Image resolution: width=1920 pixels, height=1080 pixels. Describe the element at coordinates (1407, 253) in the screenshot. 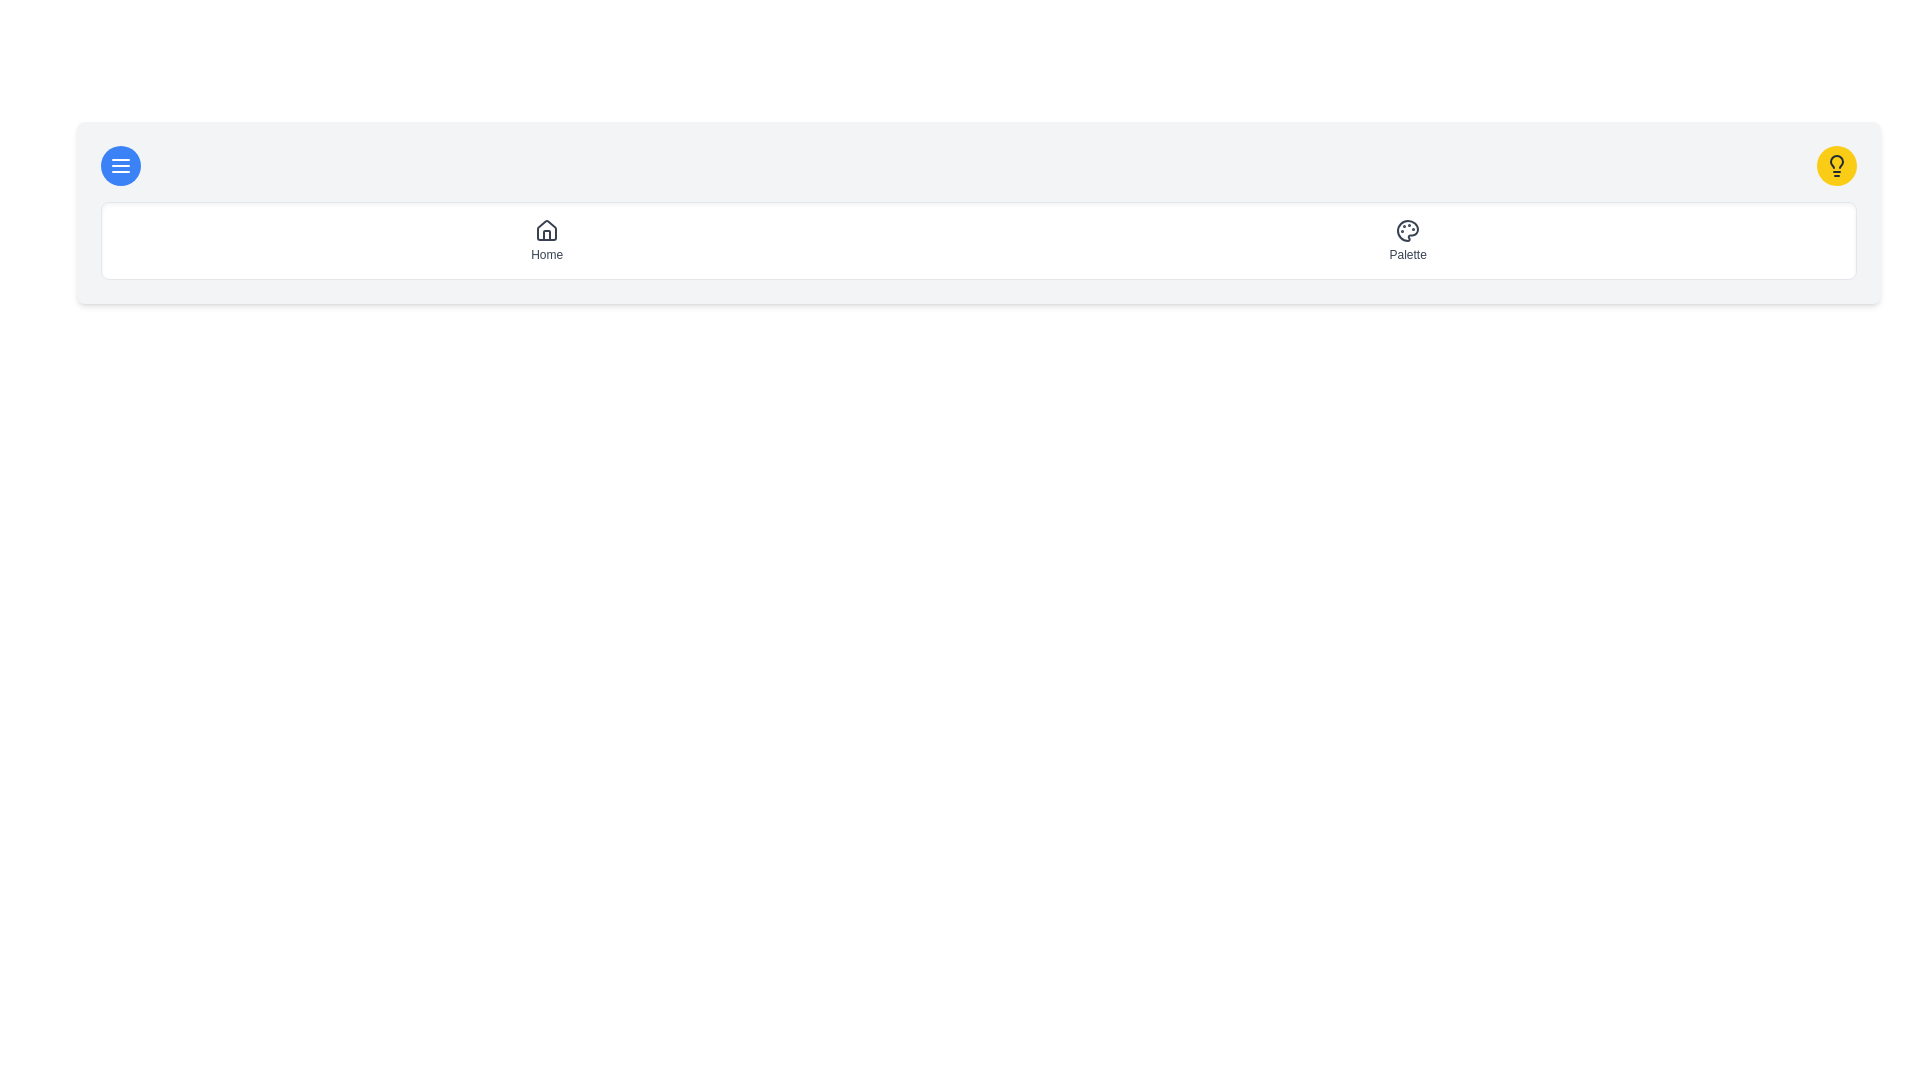

I see `the static text label that provides a description for the palette icon located directly below it, centered horizontally and positioned towards the right side of the interface` at that location.